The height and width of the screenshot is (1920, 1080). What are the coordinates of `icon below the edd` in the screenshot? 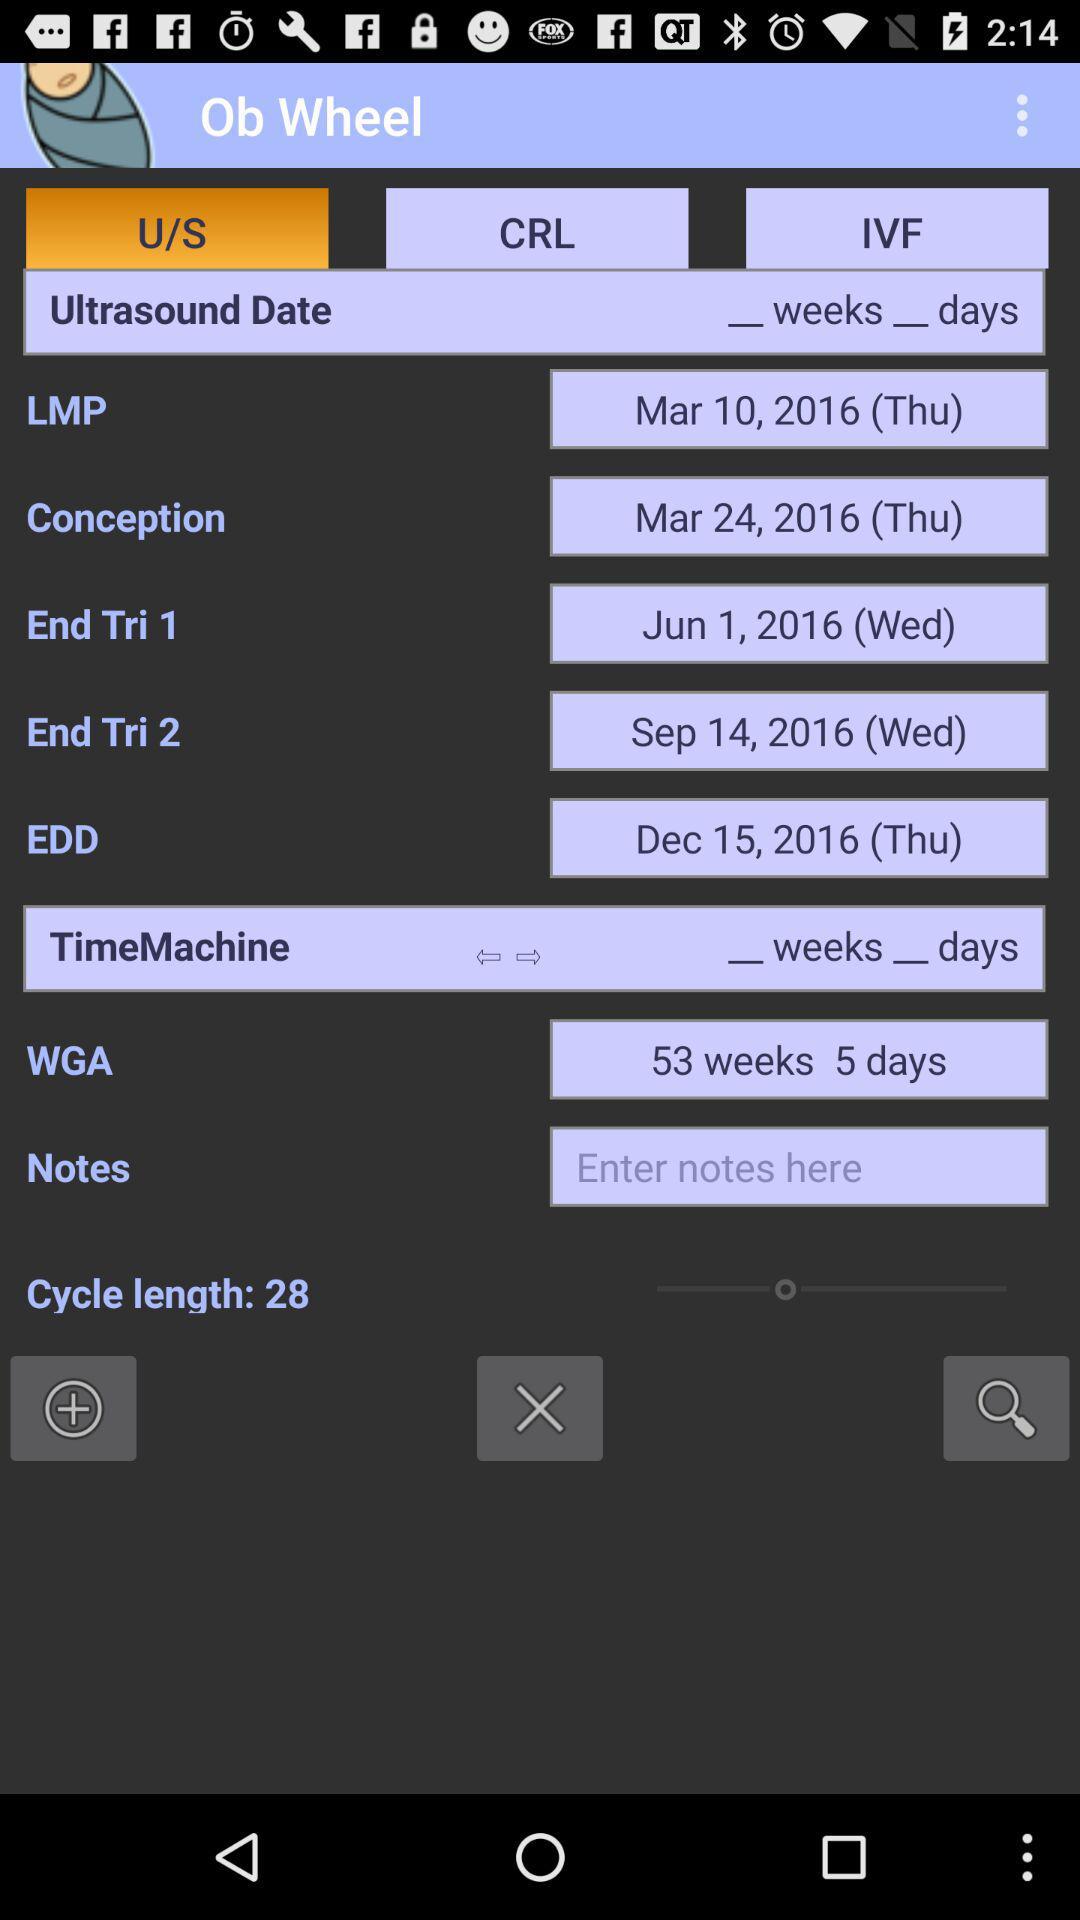 It's located at (168, 947).